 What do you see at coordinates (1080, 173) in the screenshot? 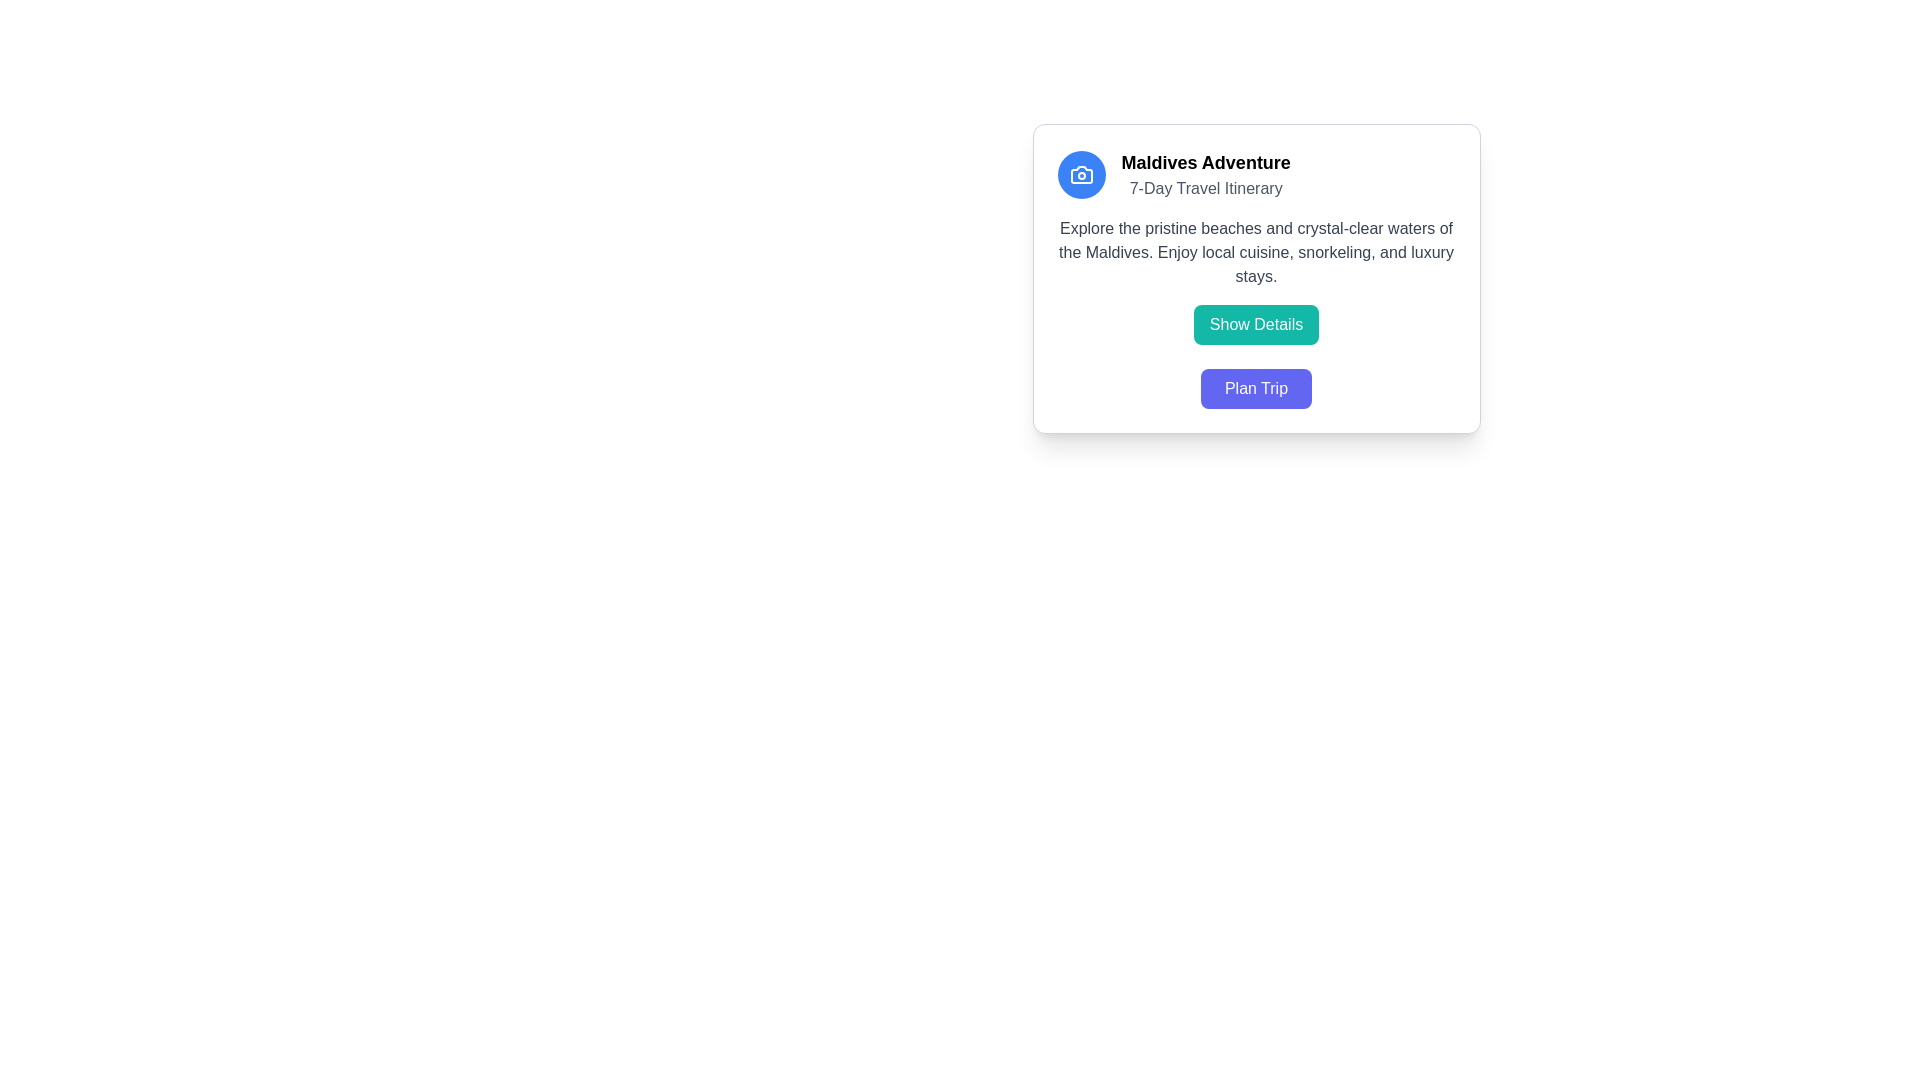
I see `the camera icon located within the circular button at the top-left corner of the card-like UI element` at bounding box center [1080, 173].